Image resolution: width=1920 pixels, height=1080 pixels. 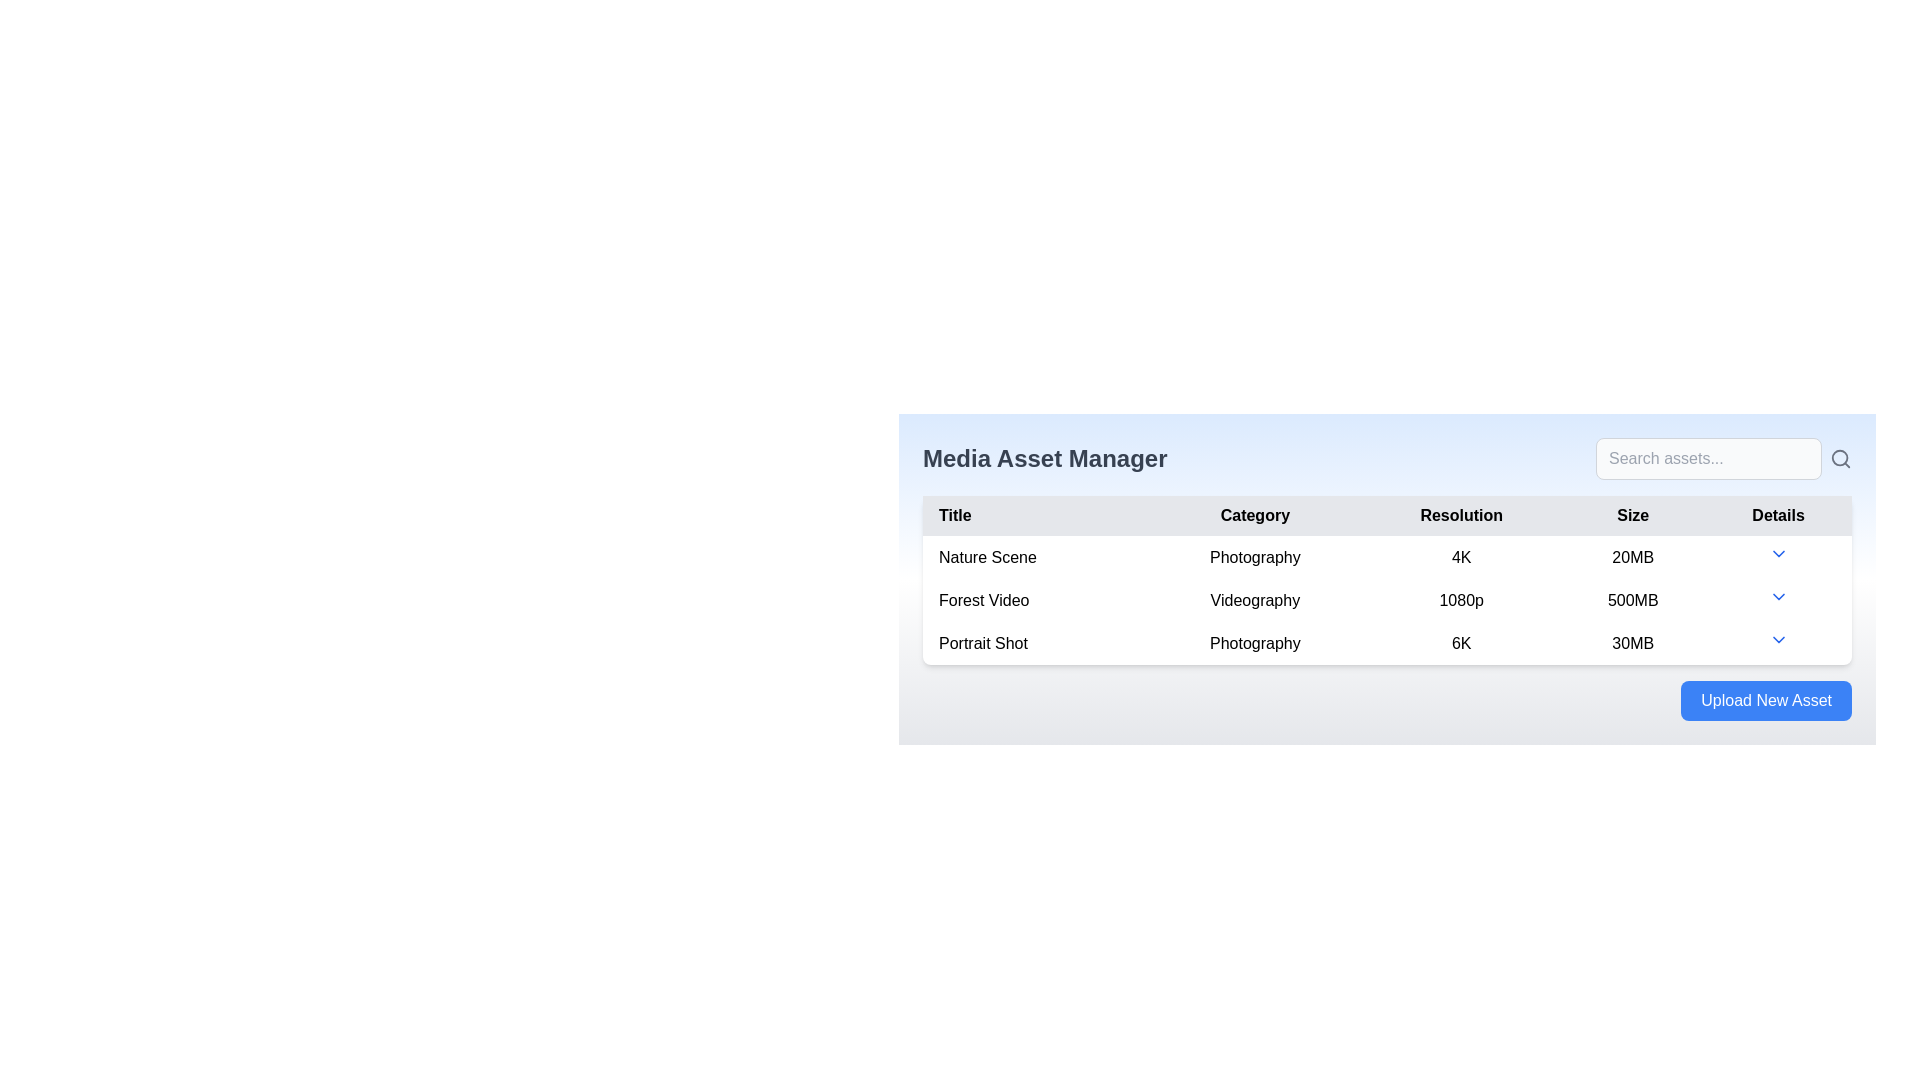 What do you see at coordinates (1778, 640) in the screenshot?
I see `the third dropdown indicator in the 'Details' column of the table corresponding to the 'Portrait Shot' media asset` at bounding box center [1778, 640].